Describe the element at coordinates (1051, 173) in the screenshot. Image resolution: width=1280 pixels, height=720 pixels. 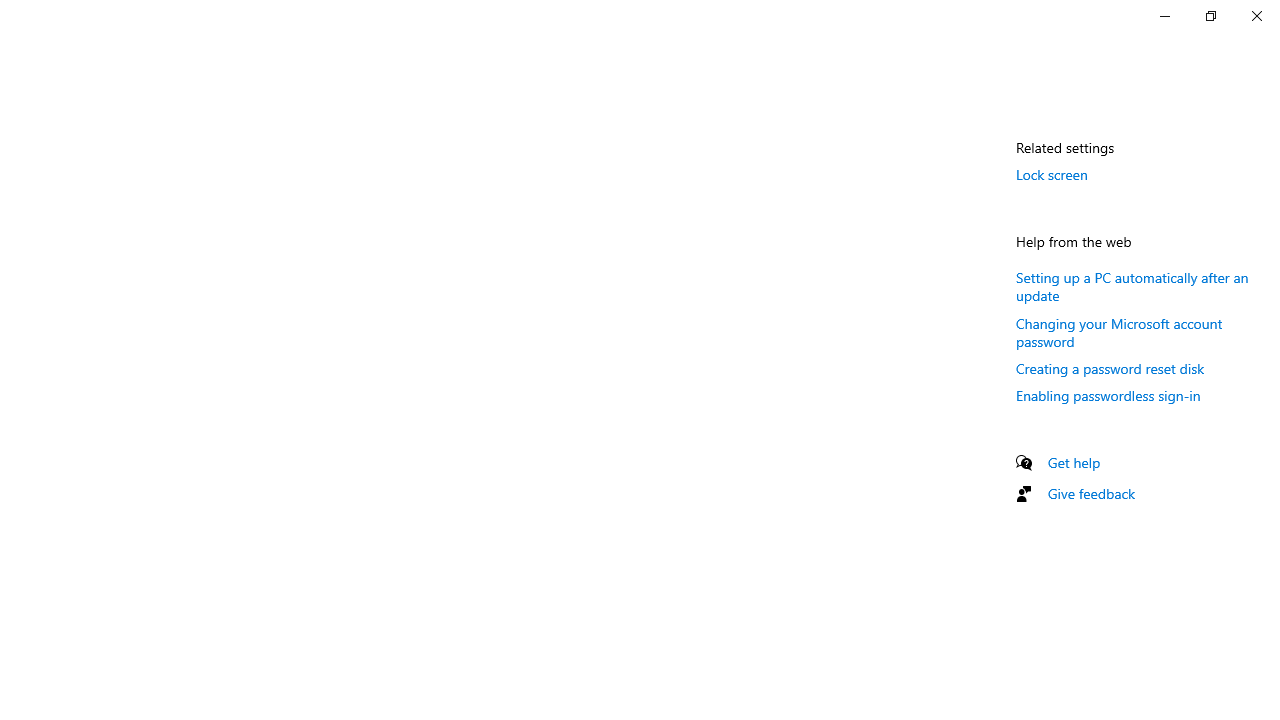
I see `'Lock screen'` at that location.